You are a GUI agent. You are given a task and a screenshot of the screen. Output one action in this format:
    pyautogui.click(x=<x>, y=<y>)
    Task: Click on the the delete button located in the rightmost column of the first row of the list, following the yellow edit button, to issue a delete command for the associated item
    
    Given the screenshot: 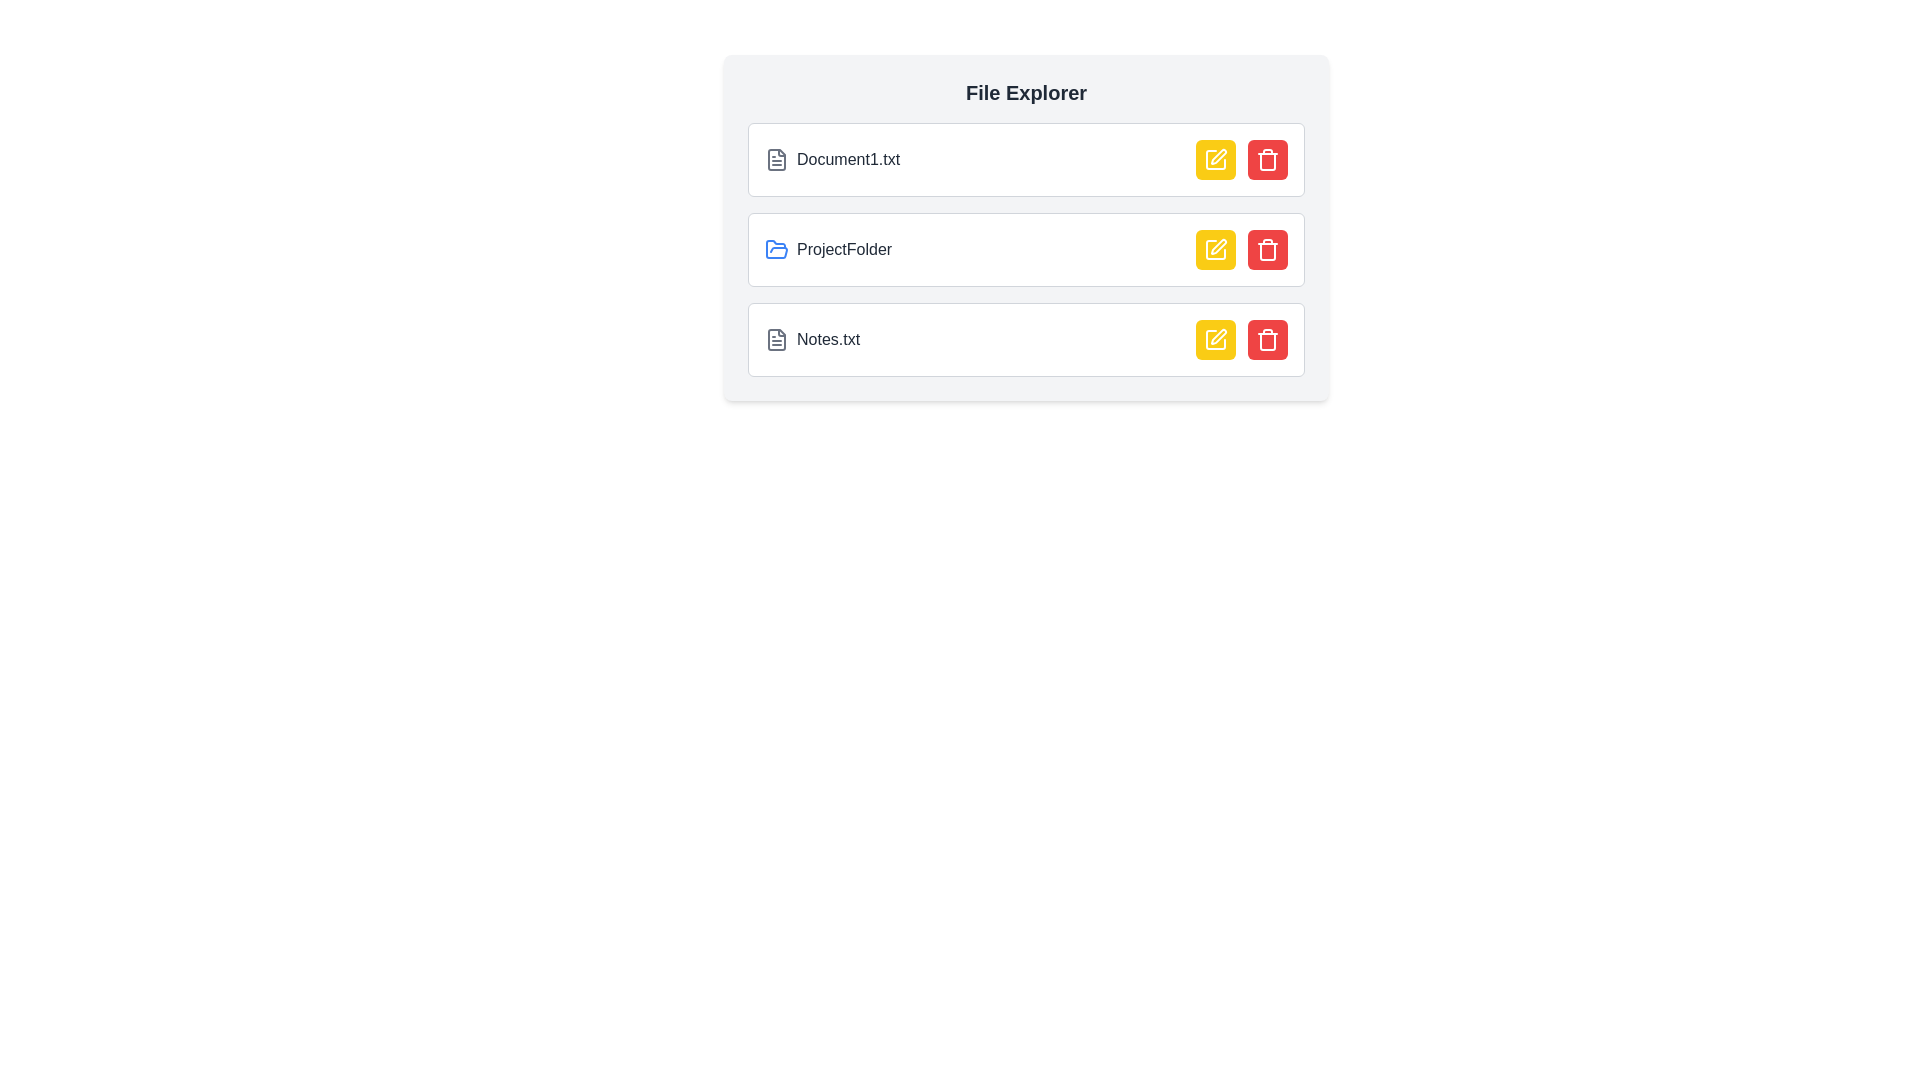 What is the action you would take?
    pyautogui.click(x=1266, y=158)
    